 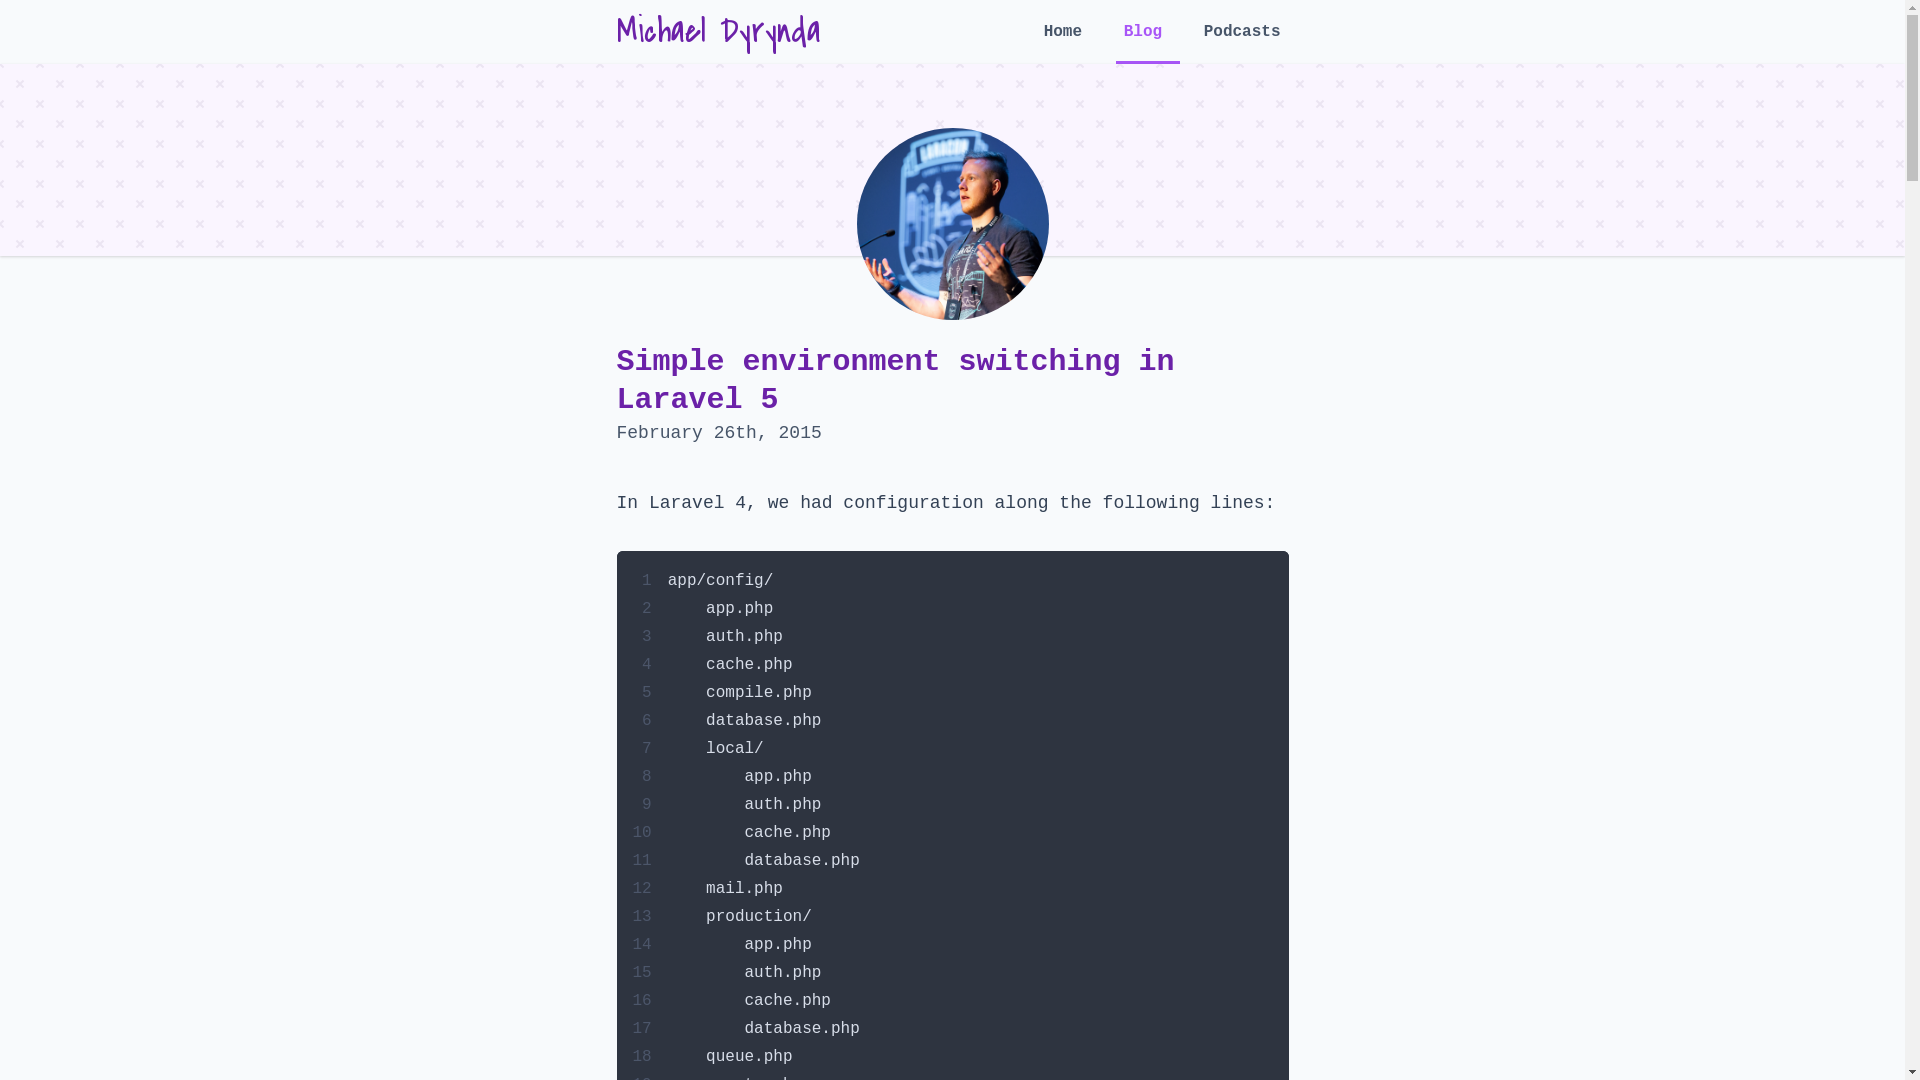 What do you see at coordinates (1241, 42) in the screenshot?
I see `'Podcasts'` at bounding box center [1241, 42].